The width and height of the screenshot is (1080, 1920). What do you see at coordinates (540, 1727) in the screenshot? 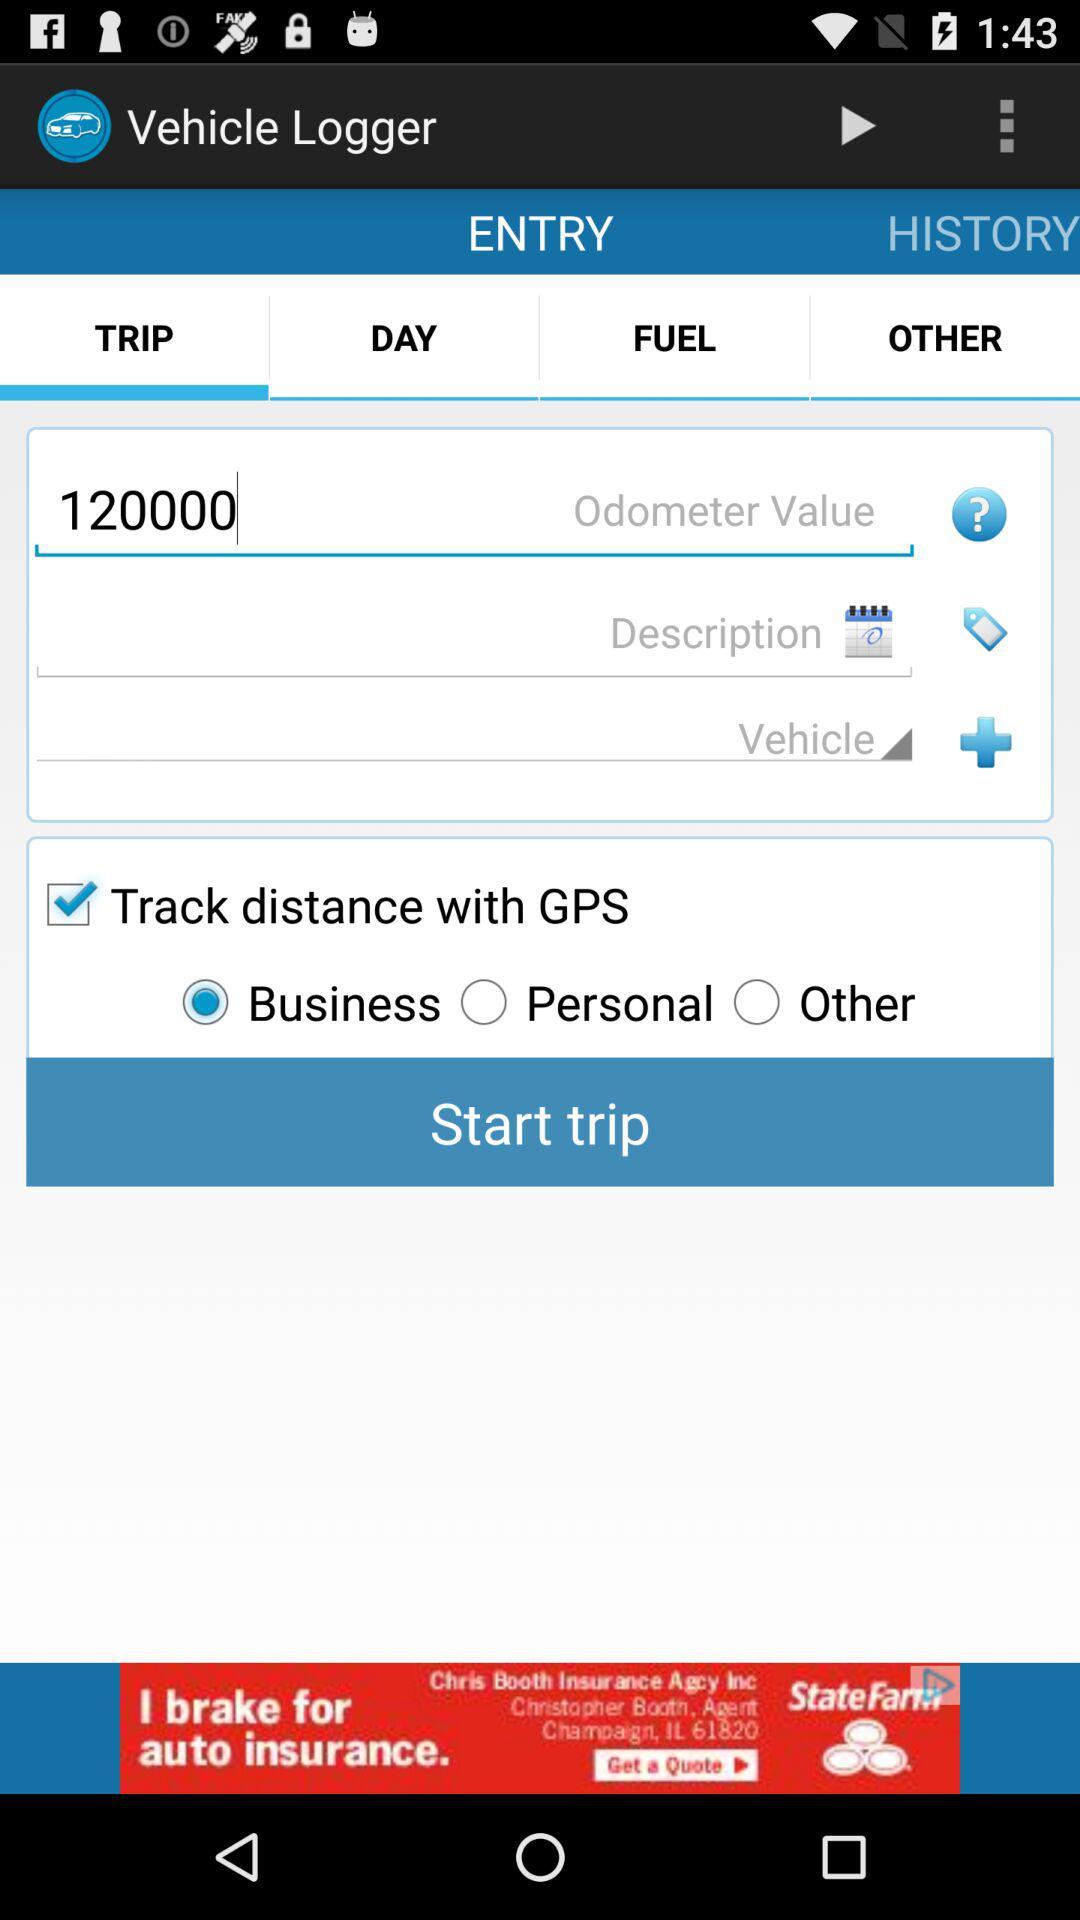
I see `brake ofr auto insurance` at bounding box center [540, 1727].